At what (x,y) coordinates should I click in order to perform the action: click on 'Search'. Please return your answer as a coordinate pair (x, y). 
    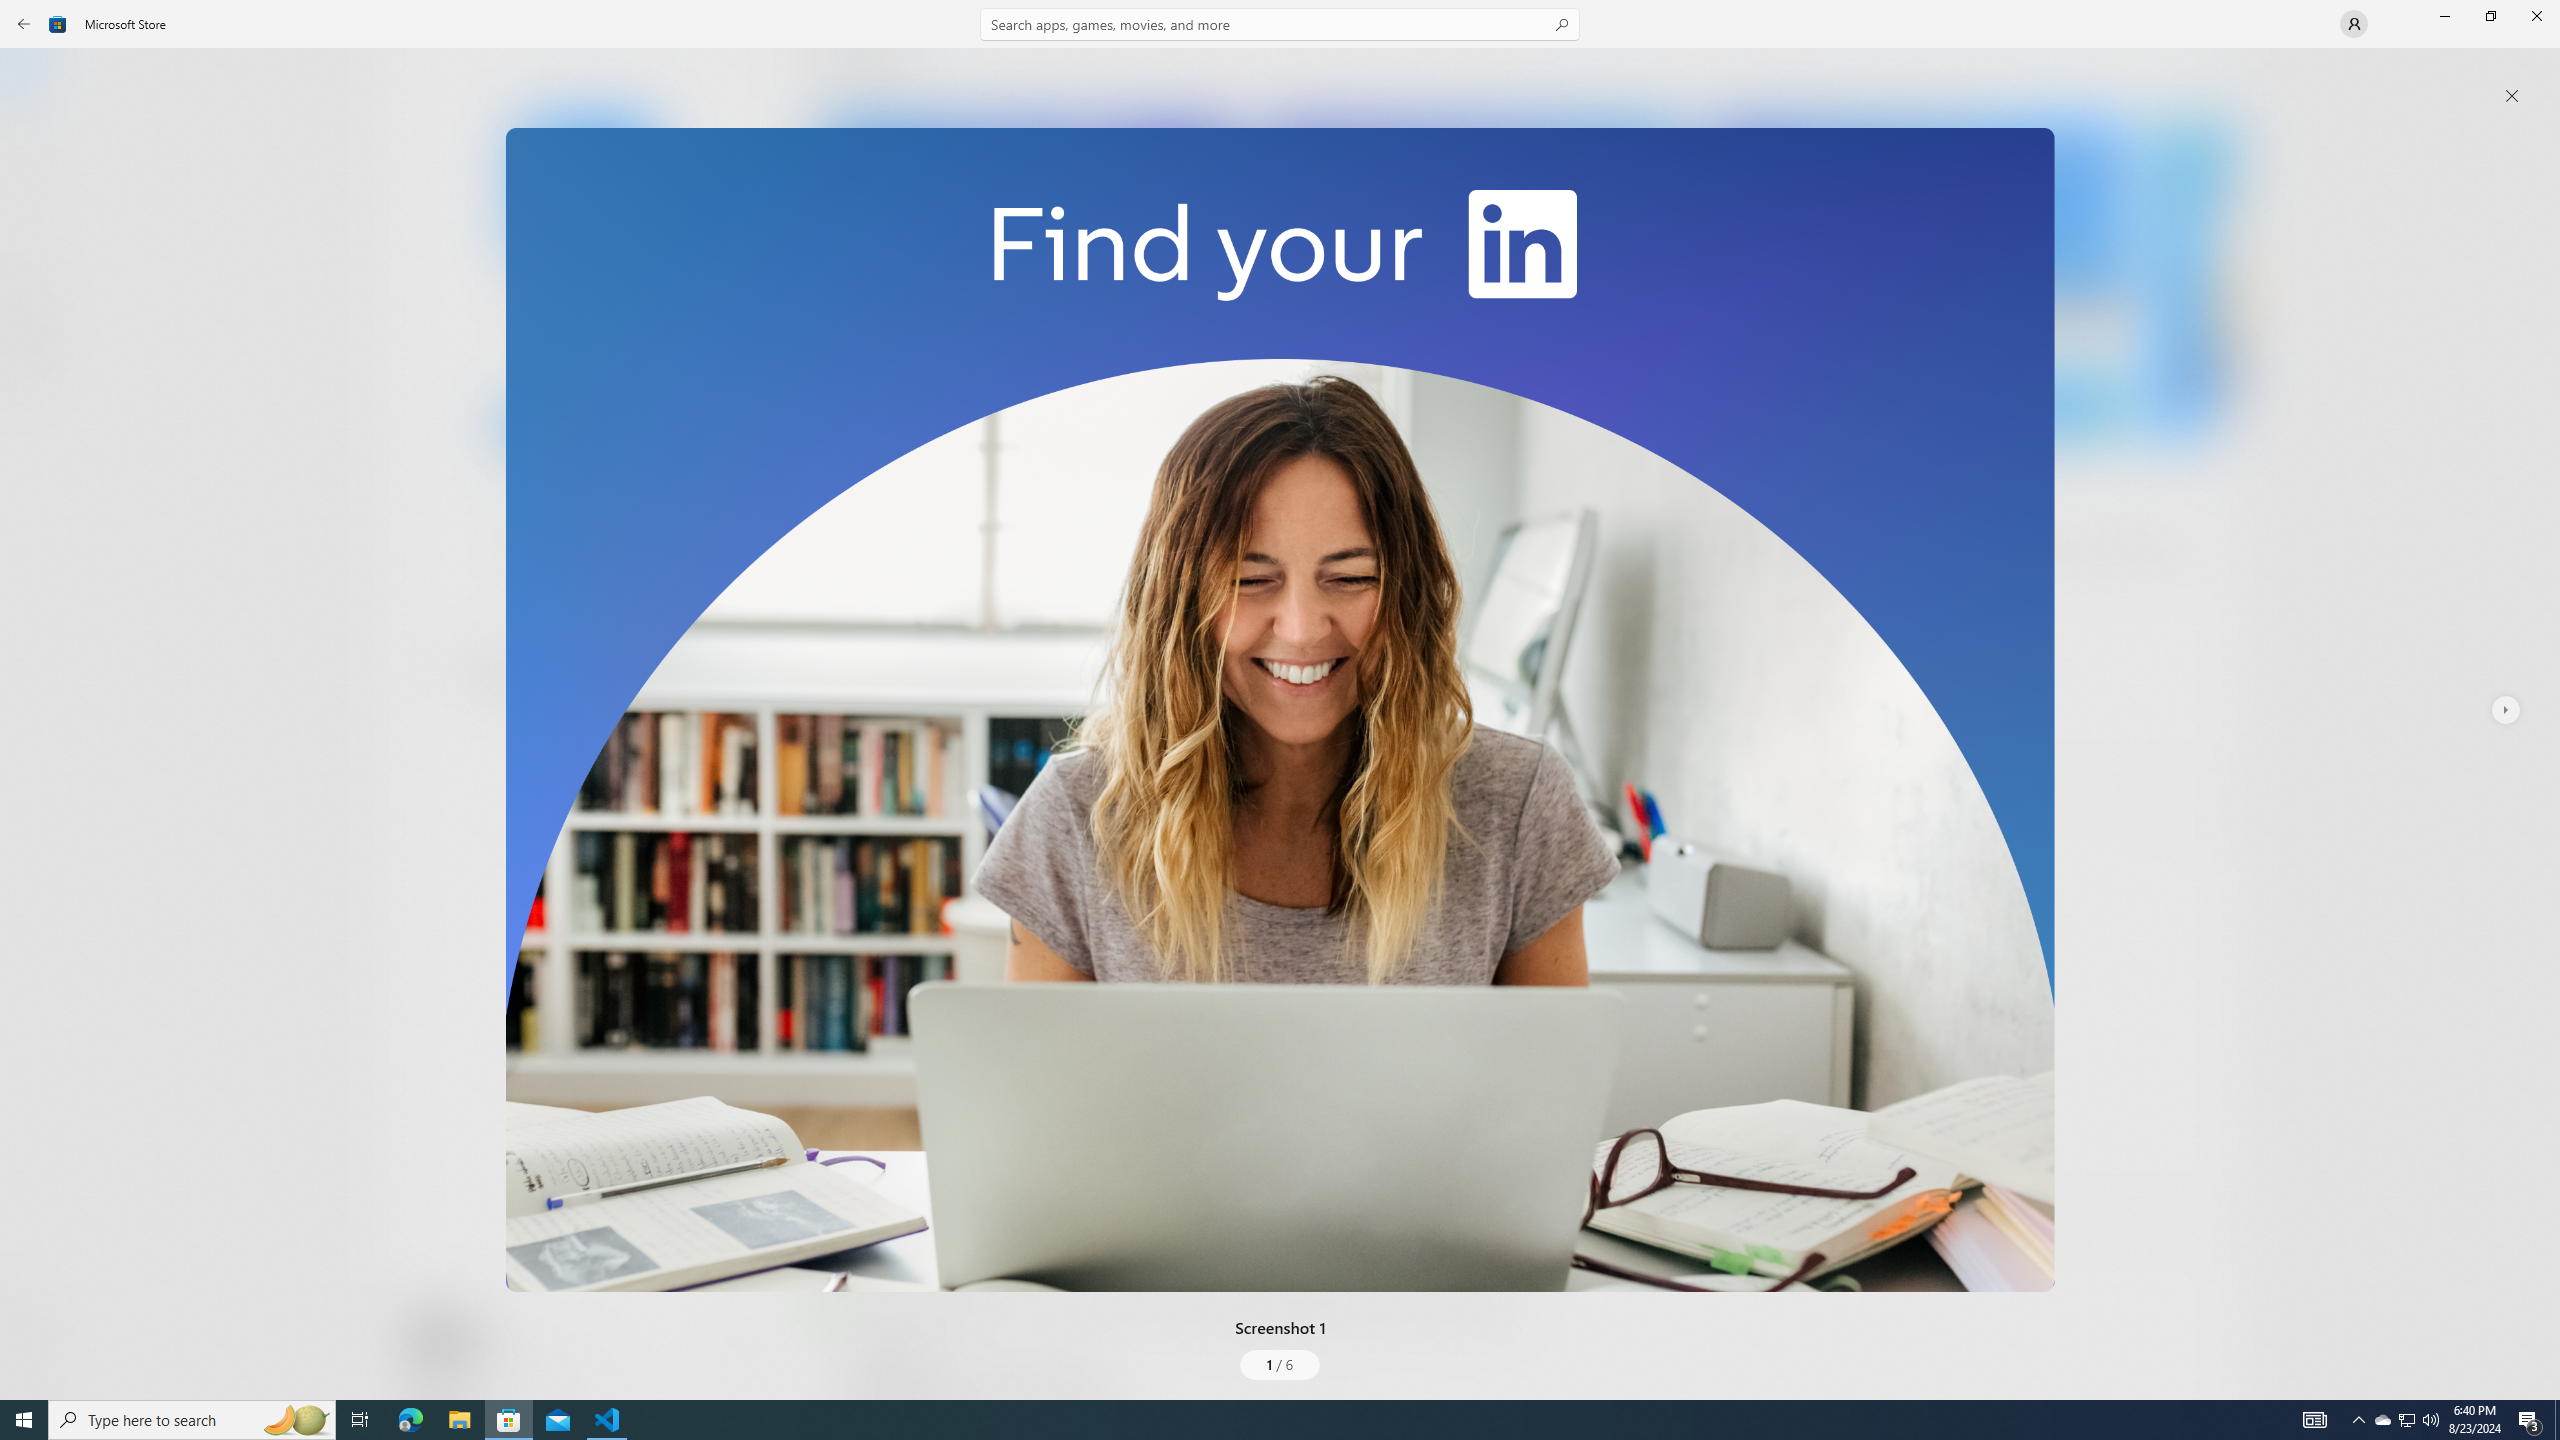
    Looking at the image, I should click on (1280, 23).